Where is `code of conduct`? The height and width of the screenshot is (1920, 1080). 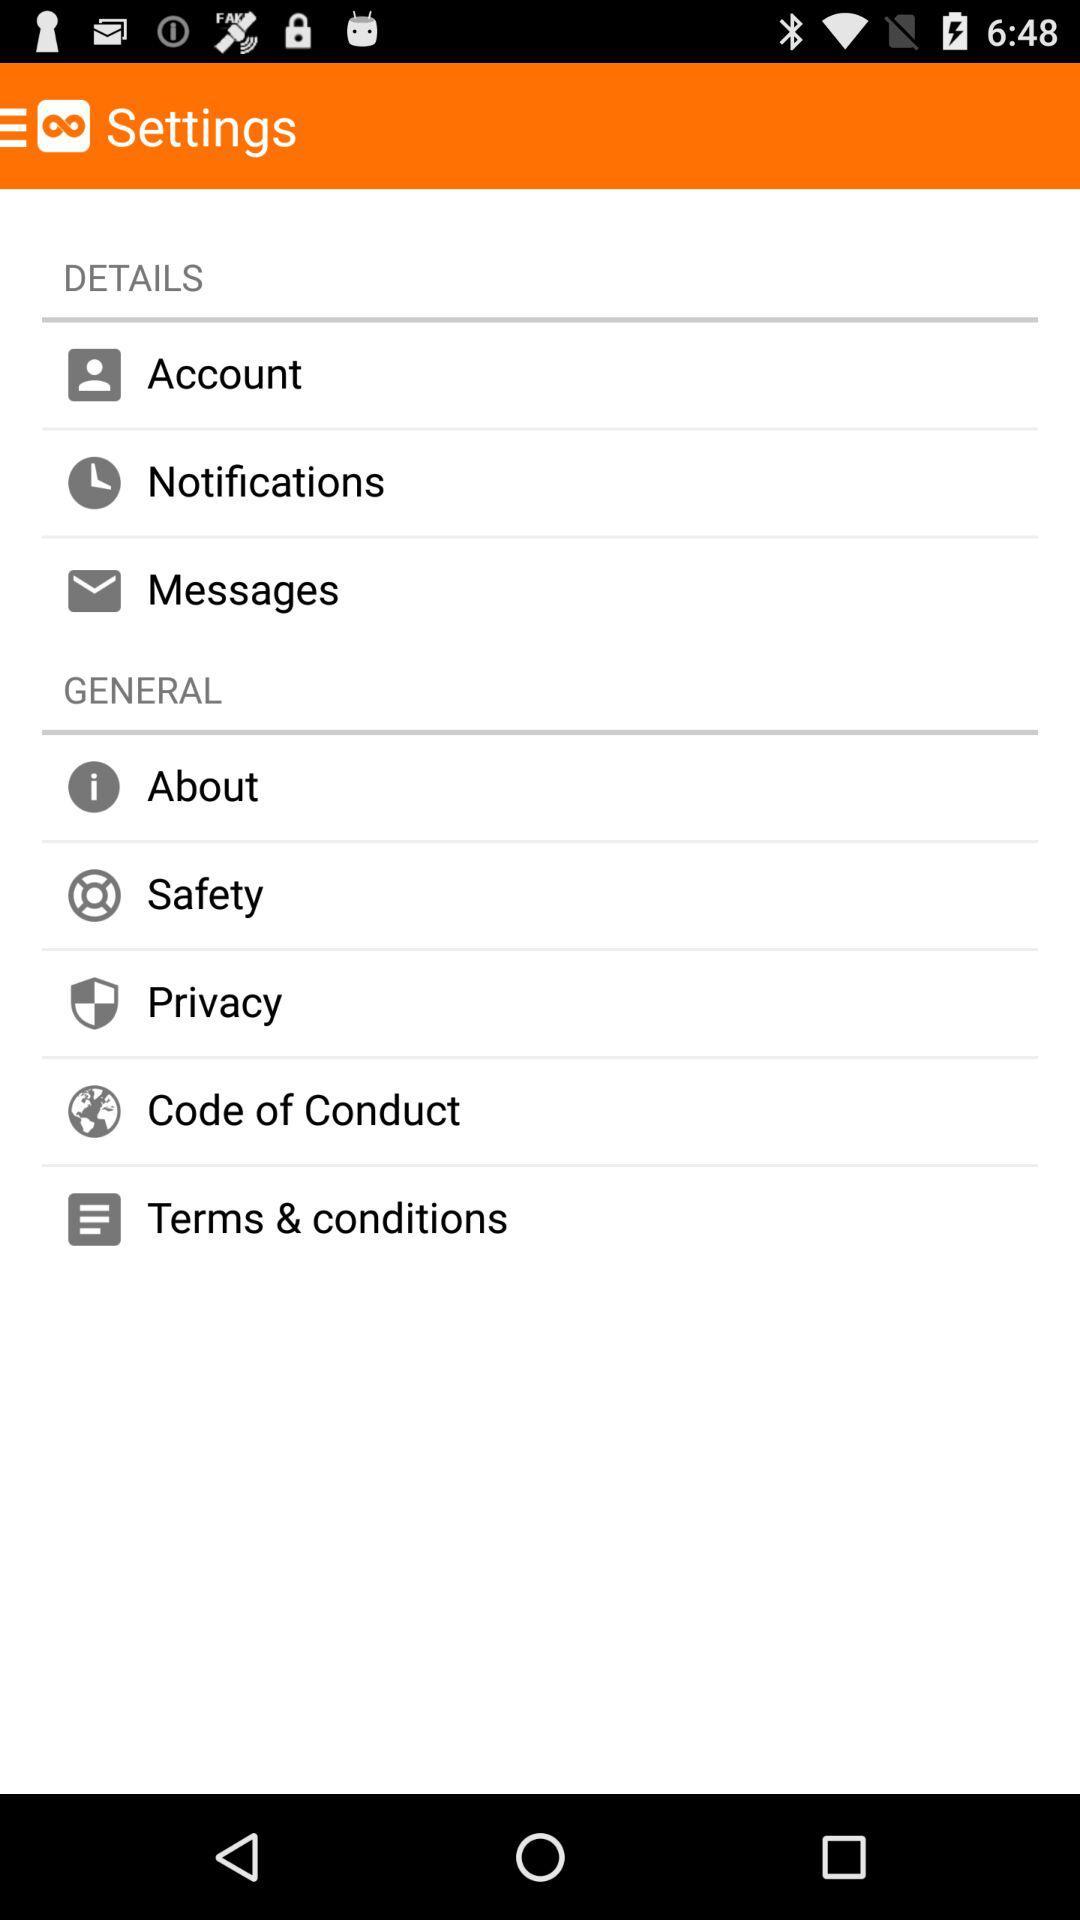 code of conduct is located at coordinates (540, 1110).